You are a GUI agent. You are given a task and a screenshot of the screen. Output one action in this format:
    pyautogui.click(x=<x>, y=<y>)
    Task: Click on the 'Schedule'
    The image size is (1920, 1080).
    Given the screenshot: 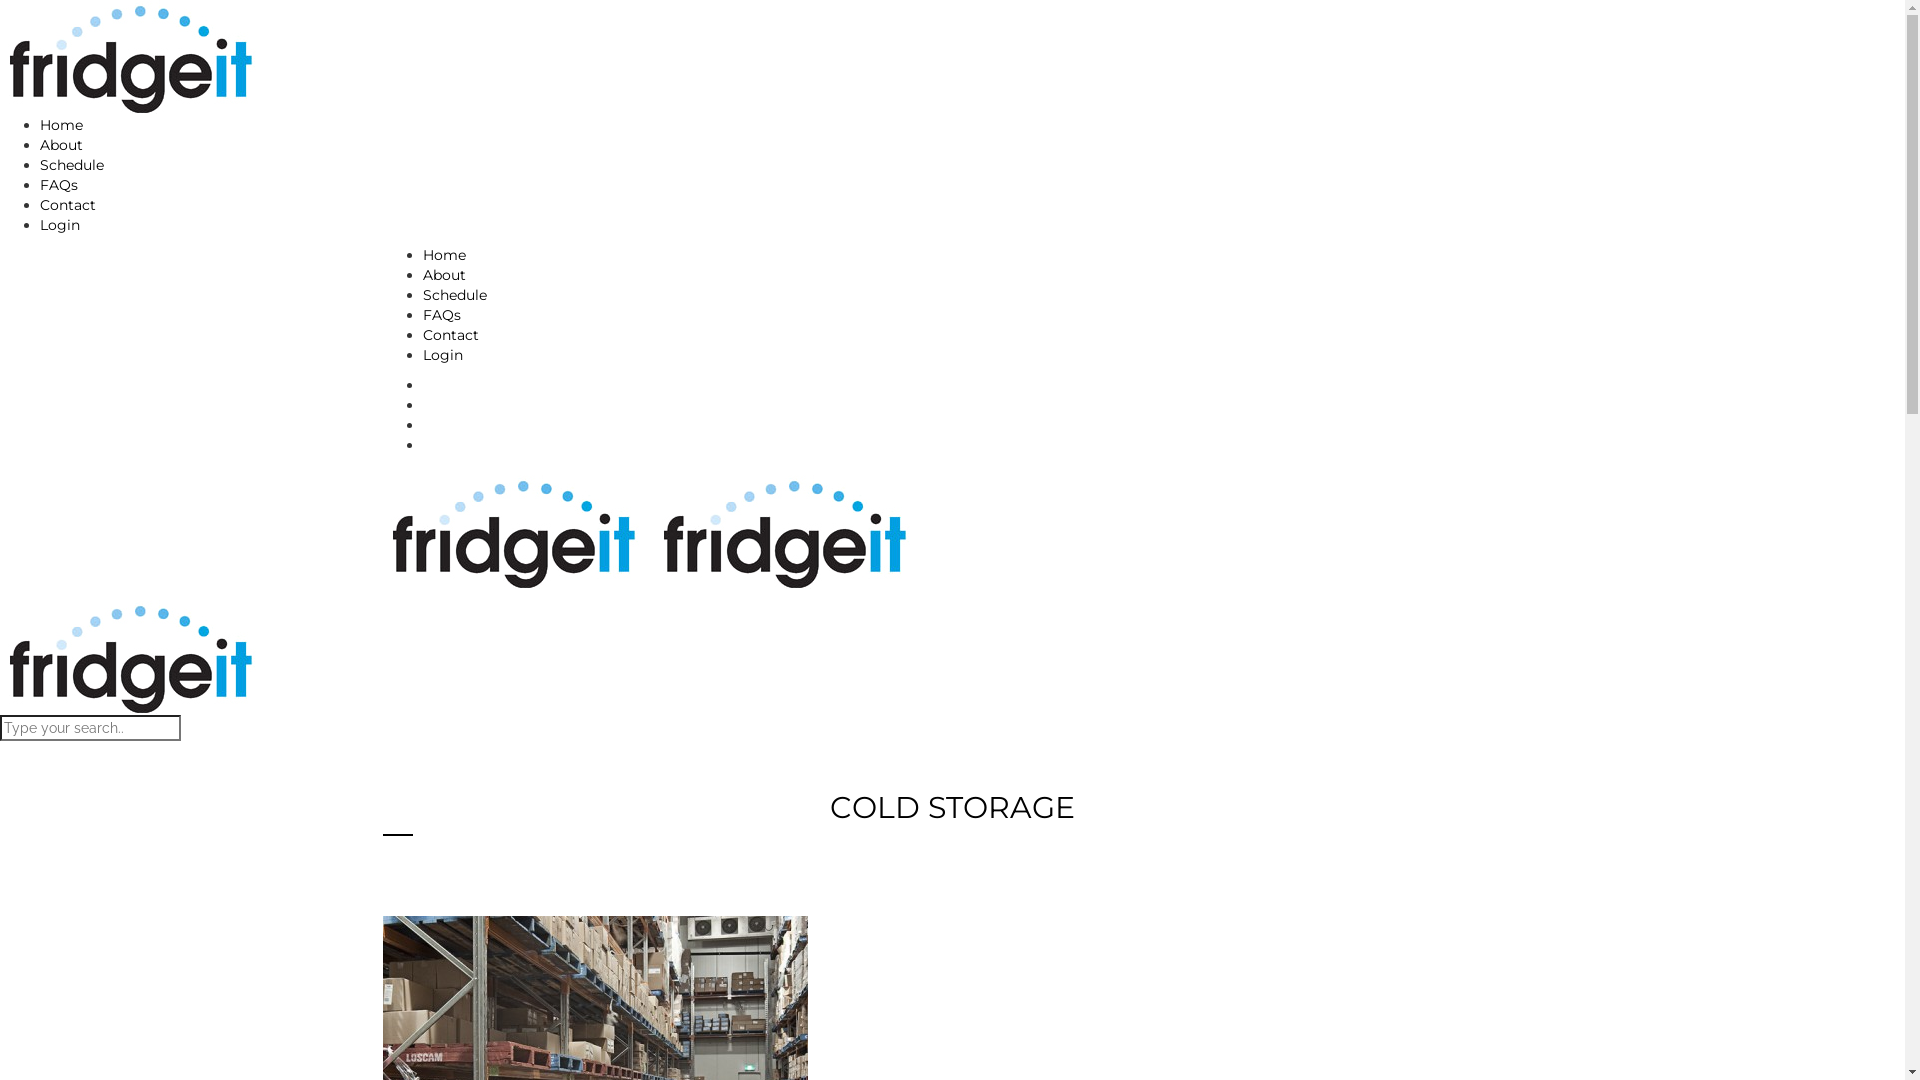 What is the action you would take?
    pyautogui.click(x=453, y=294)
    